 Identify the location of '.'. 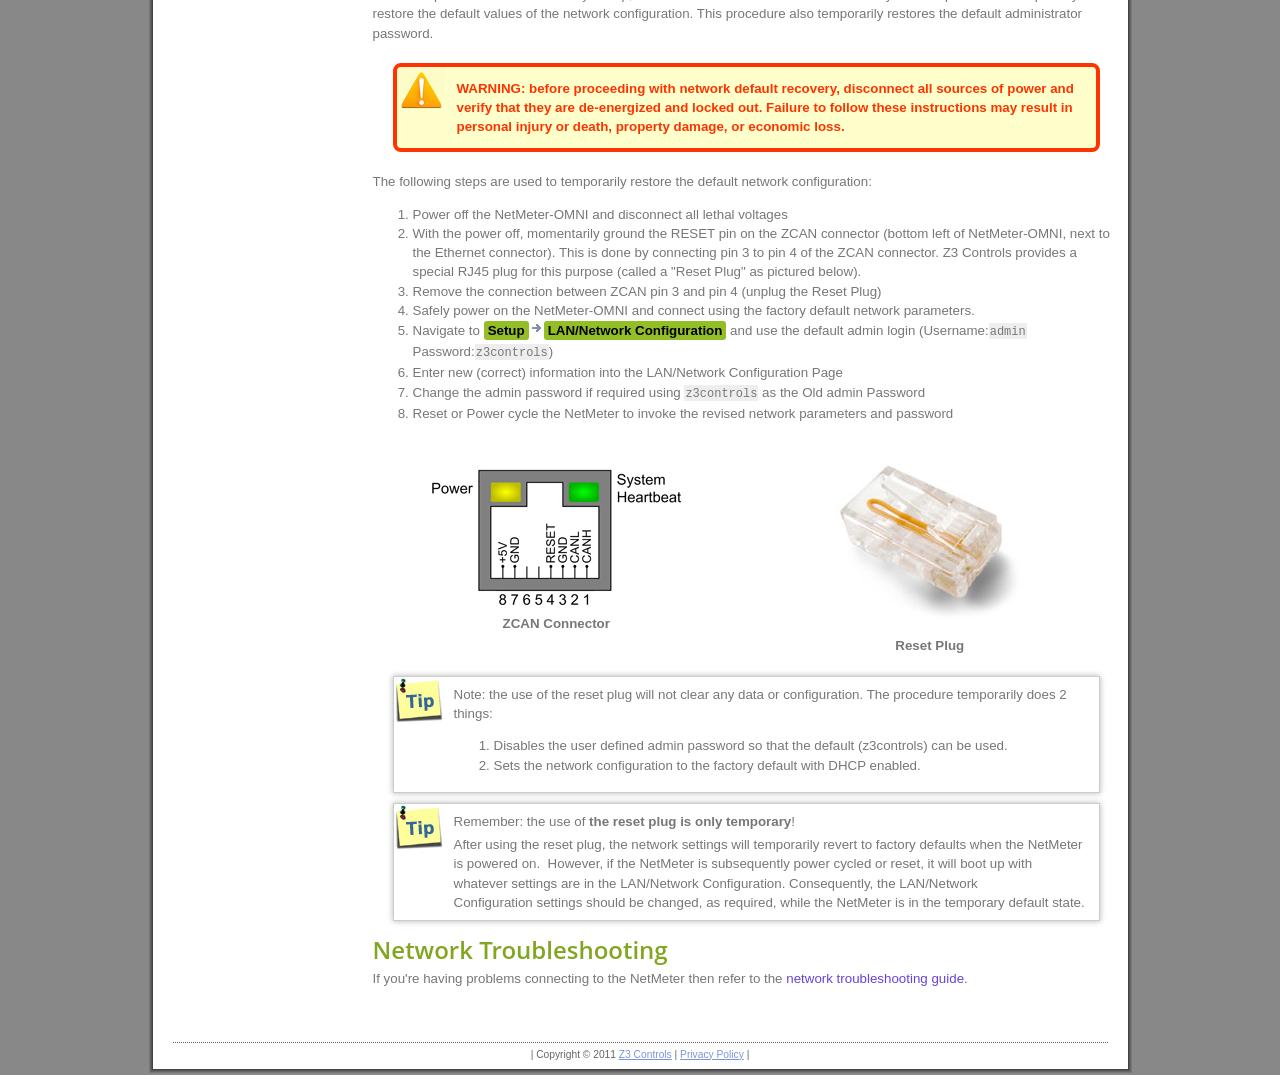
(965, 977).